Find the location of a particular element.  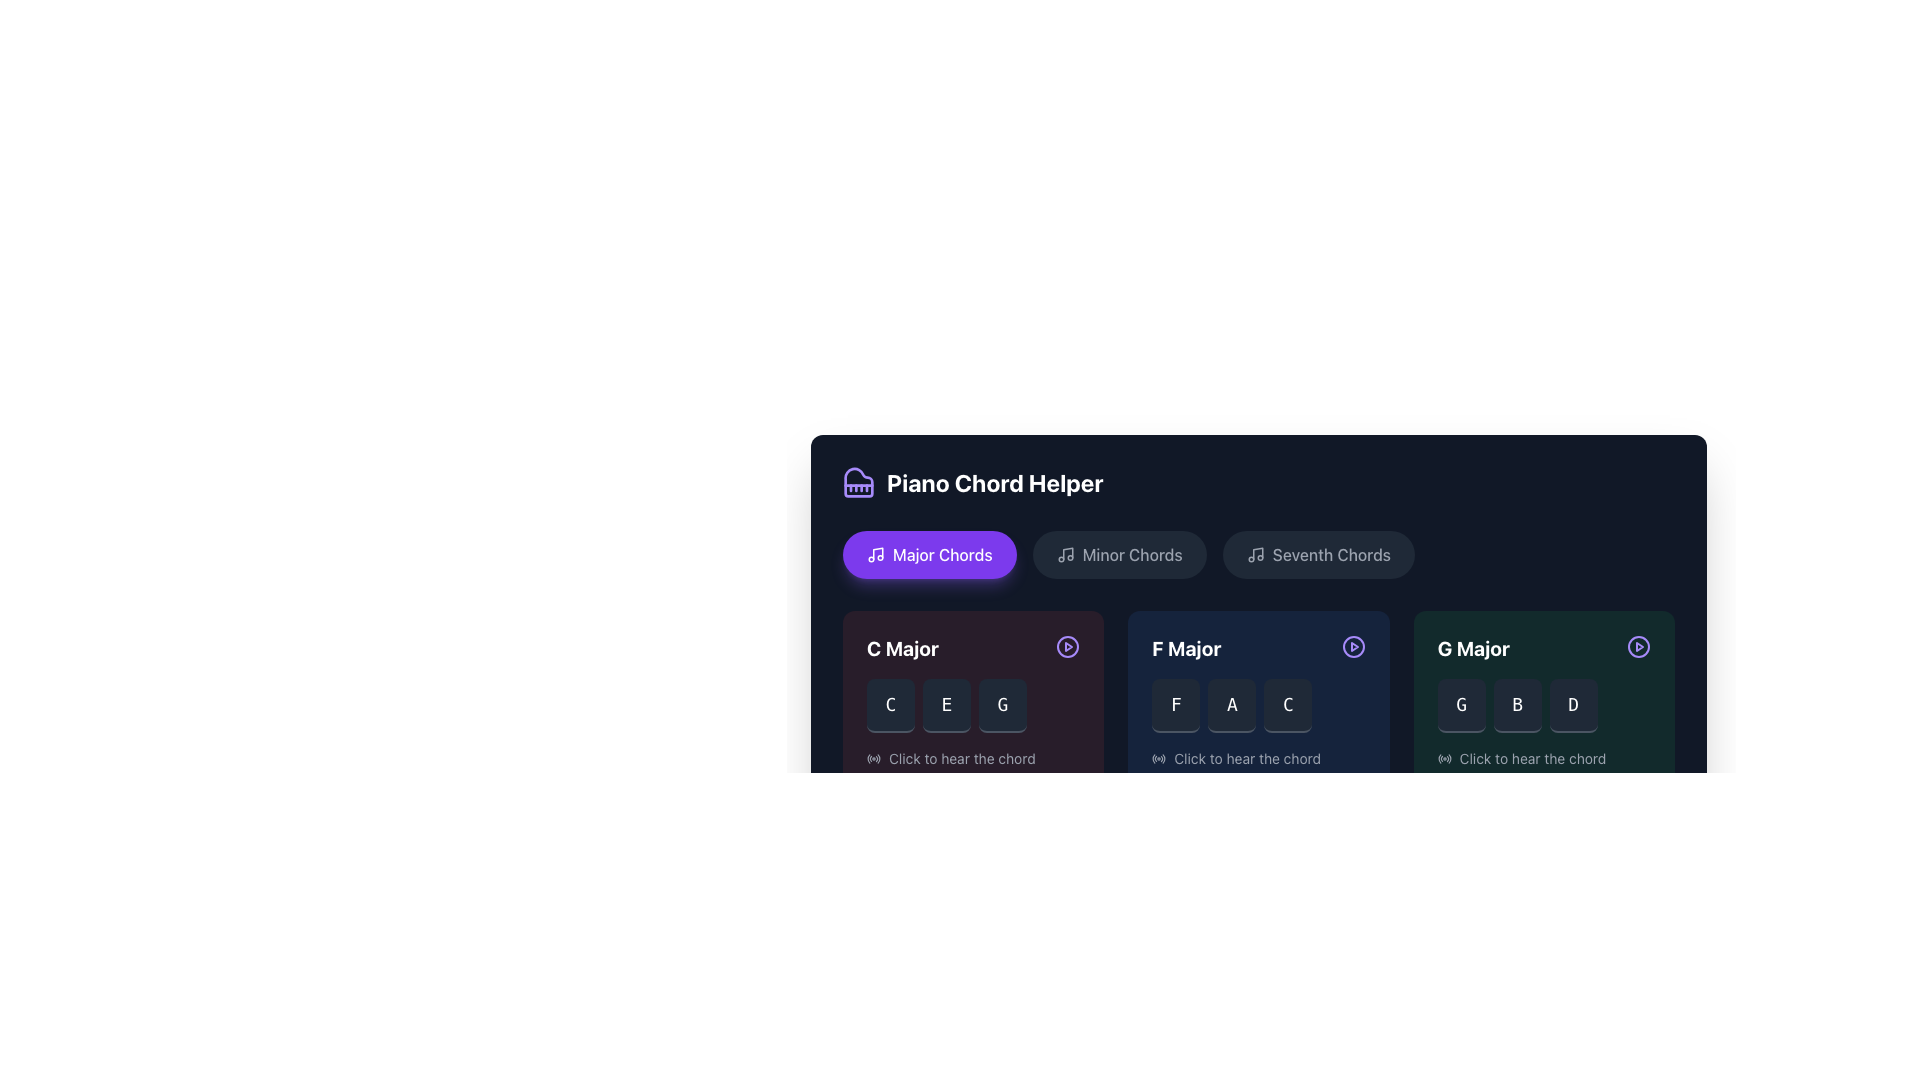

the interactive text element that allows users to play the 'C Major' chord, located below the letters 'C', 'E', and 'G' is located at coordinates (973, 759).